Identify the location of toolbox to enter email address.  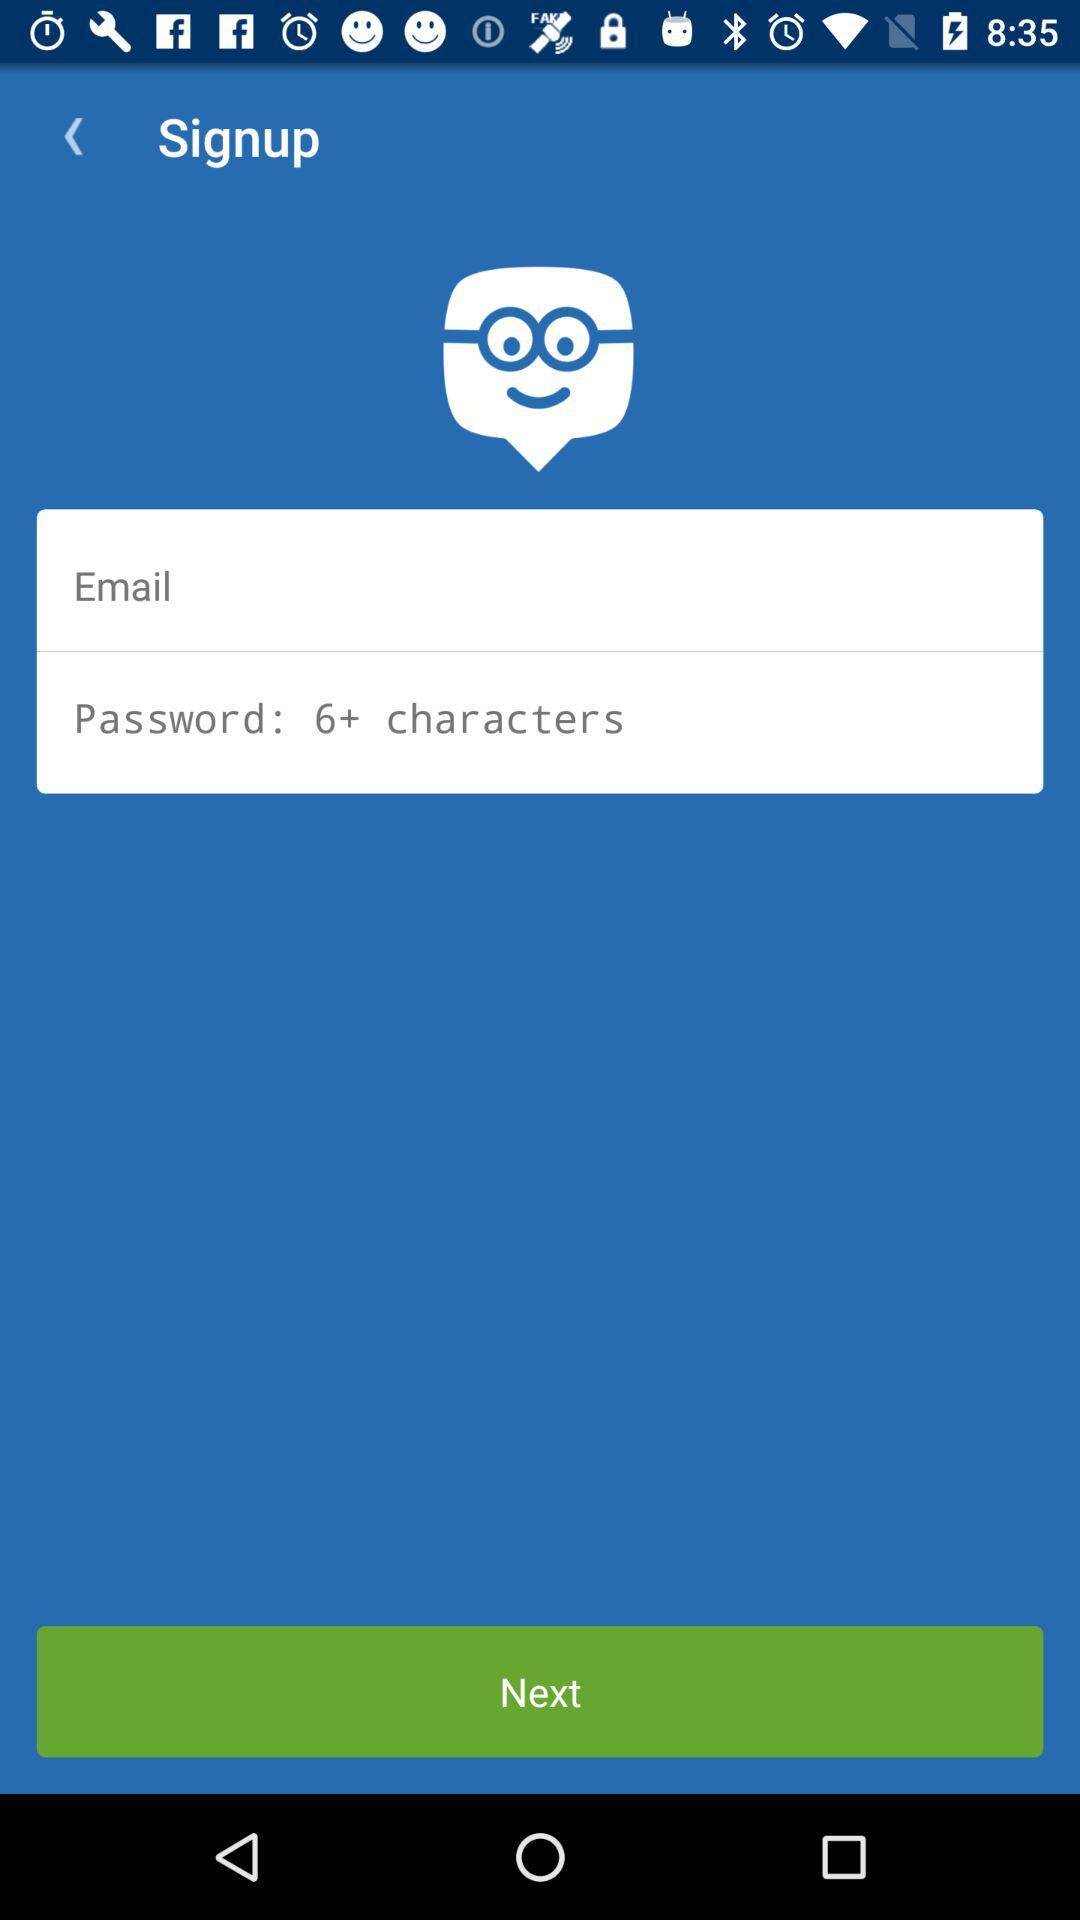
(540, 584).